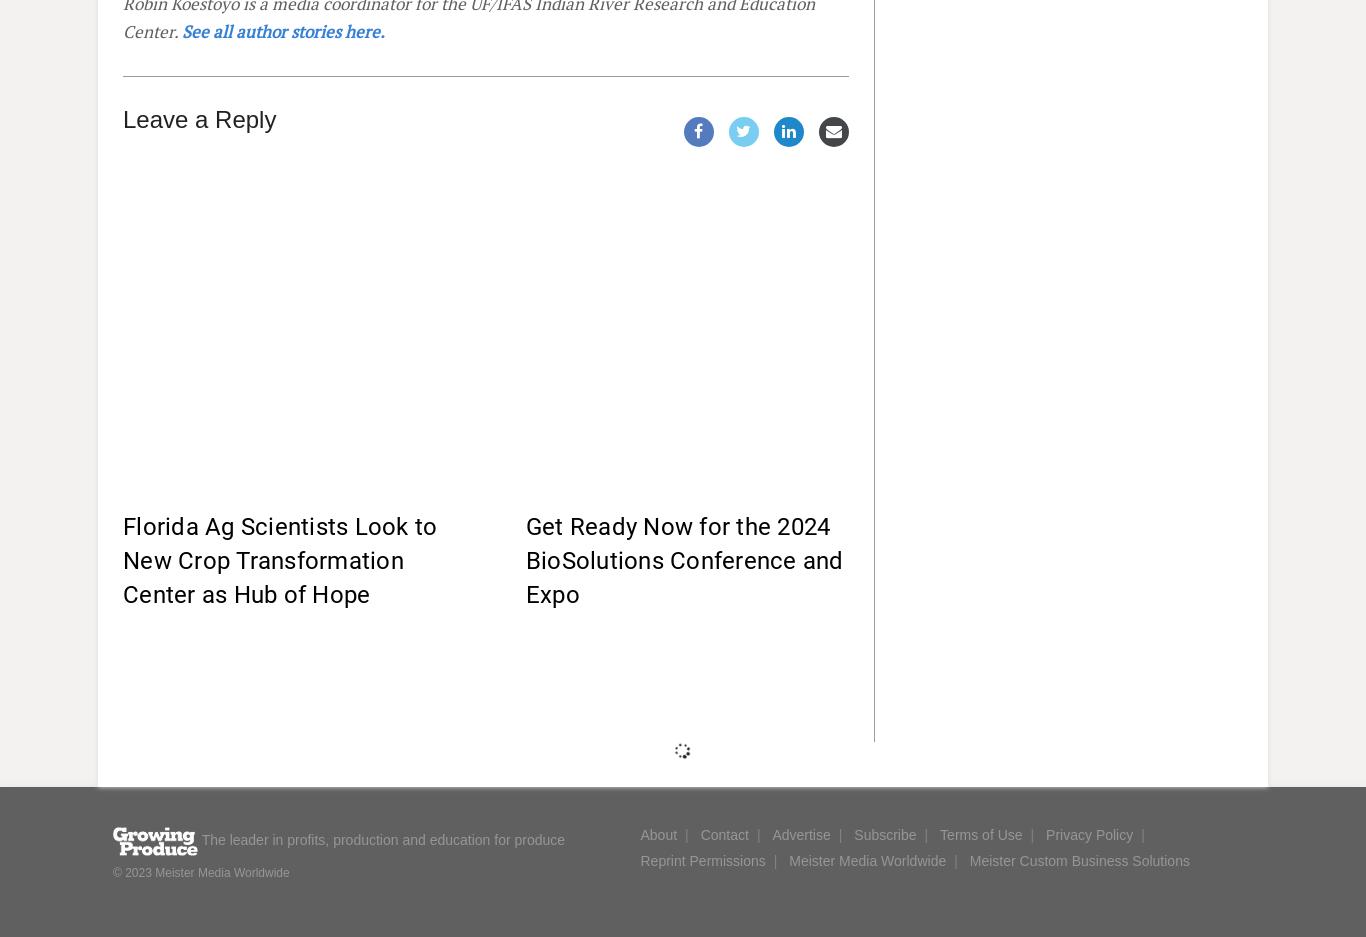 This screenshot has height=937, width=1366. What do you see at coordinates (1078, 861) in the screenshot?
I see `'Meister Custom Business Solutions'` at bounding box center [1078, 861].